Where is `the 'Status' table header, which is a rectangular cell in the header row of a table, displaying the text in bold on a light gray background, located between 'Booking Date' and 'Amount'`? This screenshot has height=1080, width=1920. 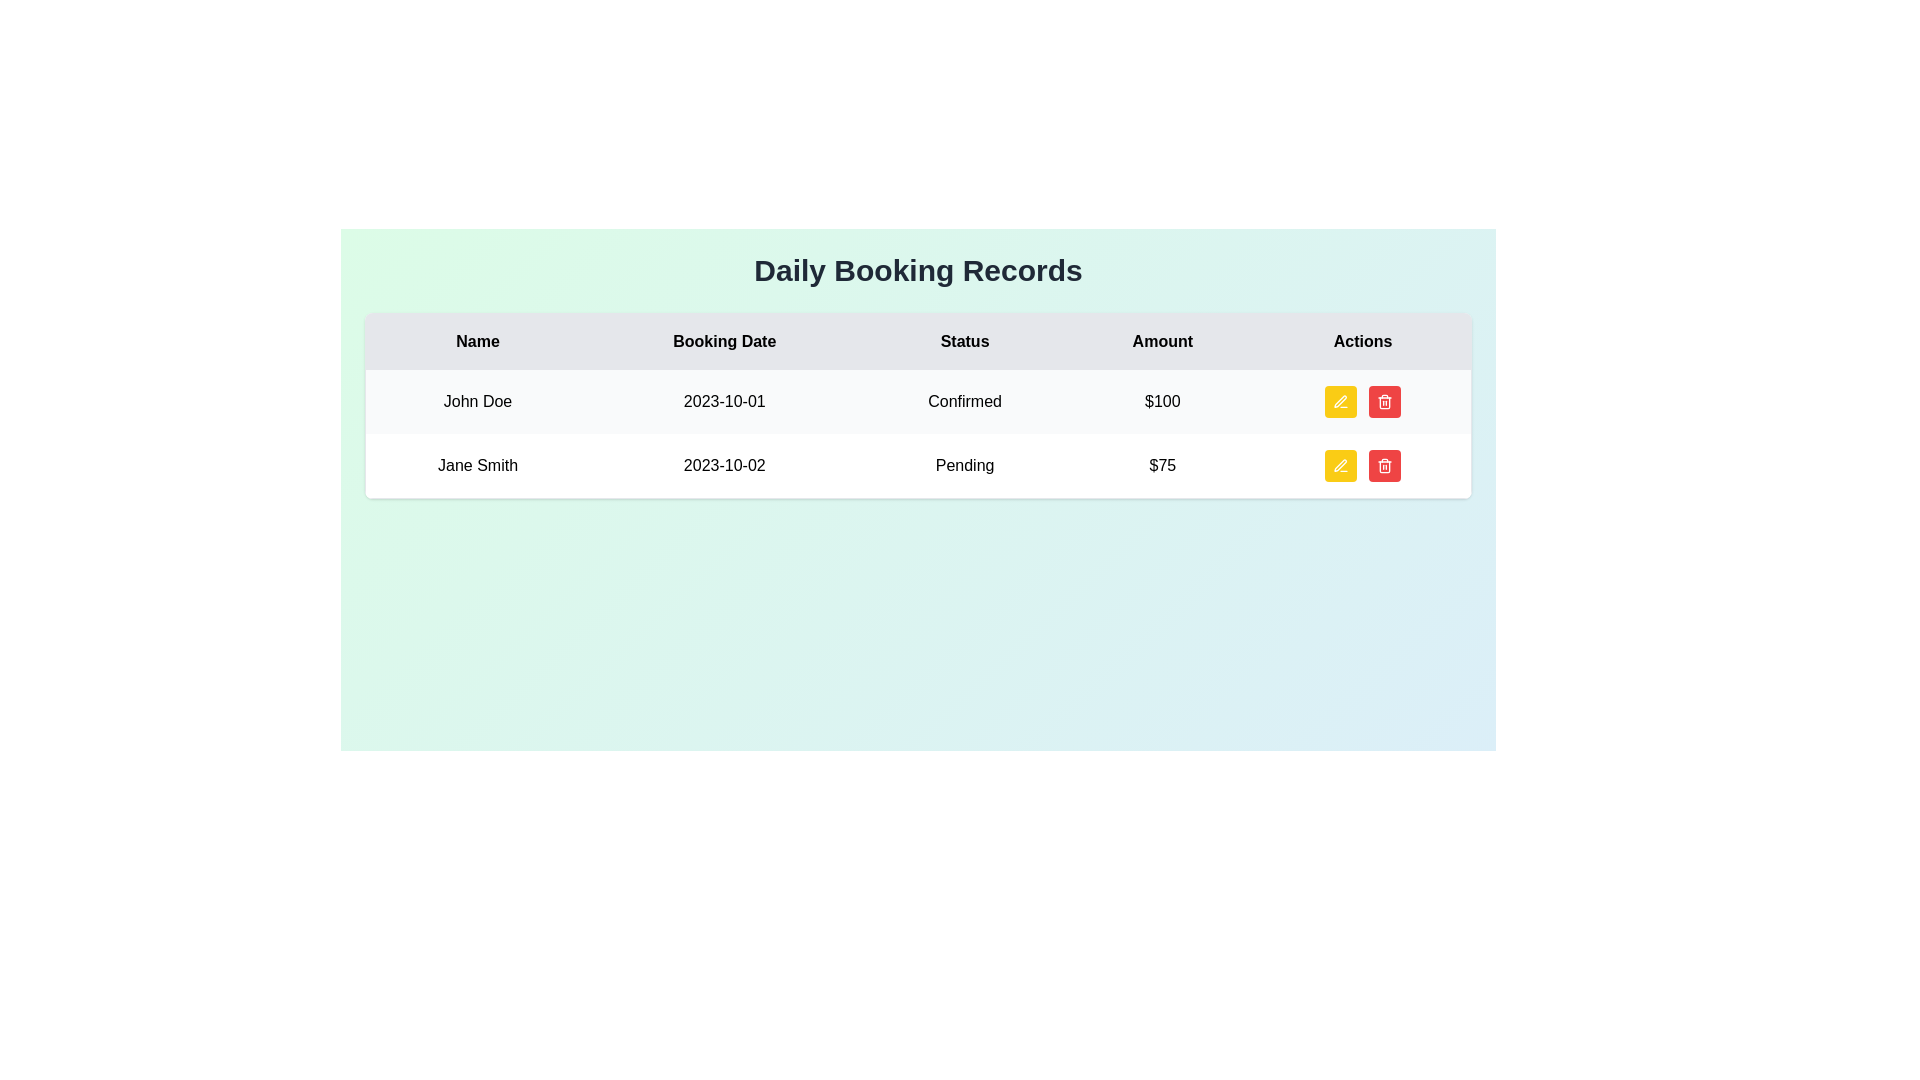 the 'Status' table header, which is a rectangular cell in the header row of a table, displaying the text in bold on a light gray background, located between 'Booking Date' and 'Amount' is located at coordinates (965, 340).